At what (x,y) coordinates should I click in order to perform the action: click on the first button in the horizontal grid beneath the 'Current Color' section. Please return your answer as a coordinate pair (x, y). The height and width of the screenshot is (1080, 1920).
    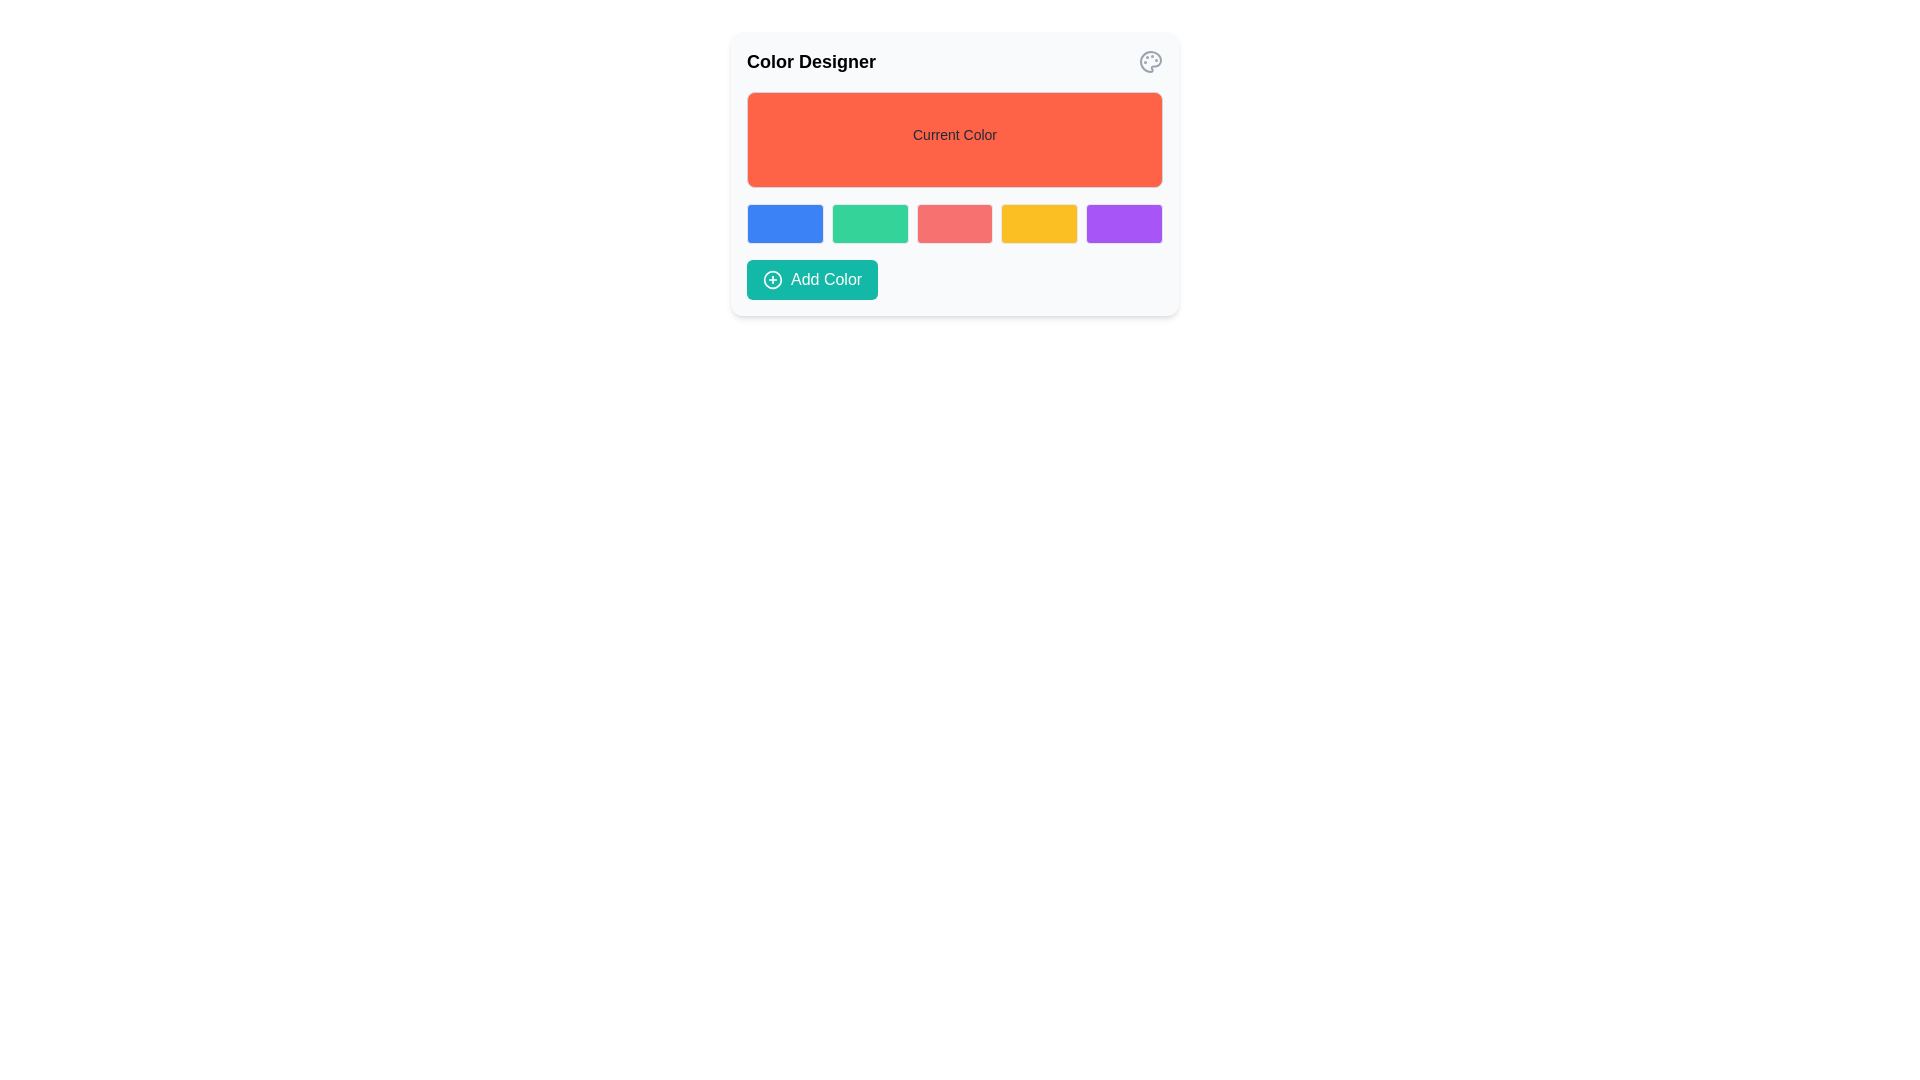
    Looking at the image, I should click on (784, 223).